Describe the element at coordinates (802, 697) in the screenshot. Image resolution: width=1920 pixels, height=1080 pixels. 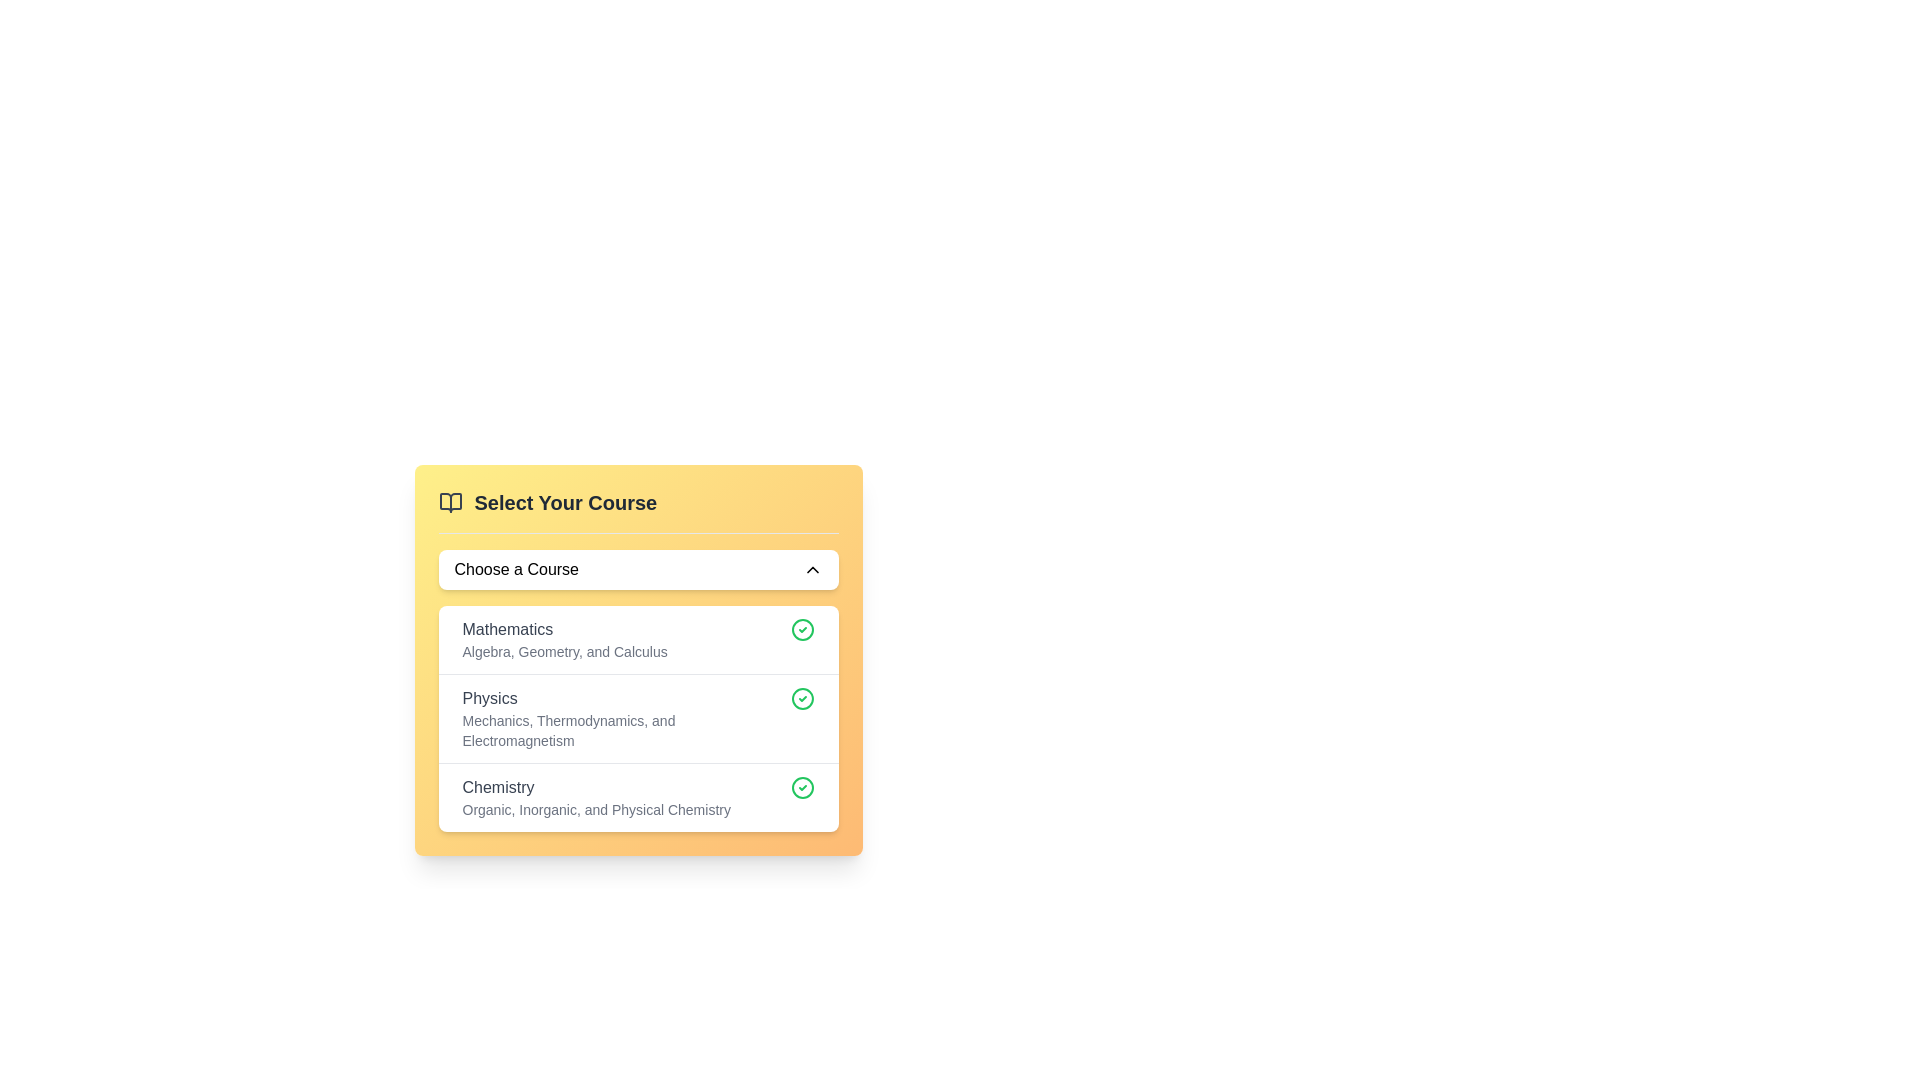
I see `the circular icon with a green checkmark located to the right of the 'Physics' course list item` at that location.